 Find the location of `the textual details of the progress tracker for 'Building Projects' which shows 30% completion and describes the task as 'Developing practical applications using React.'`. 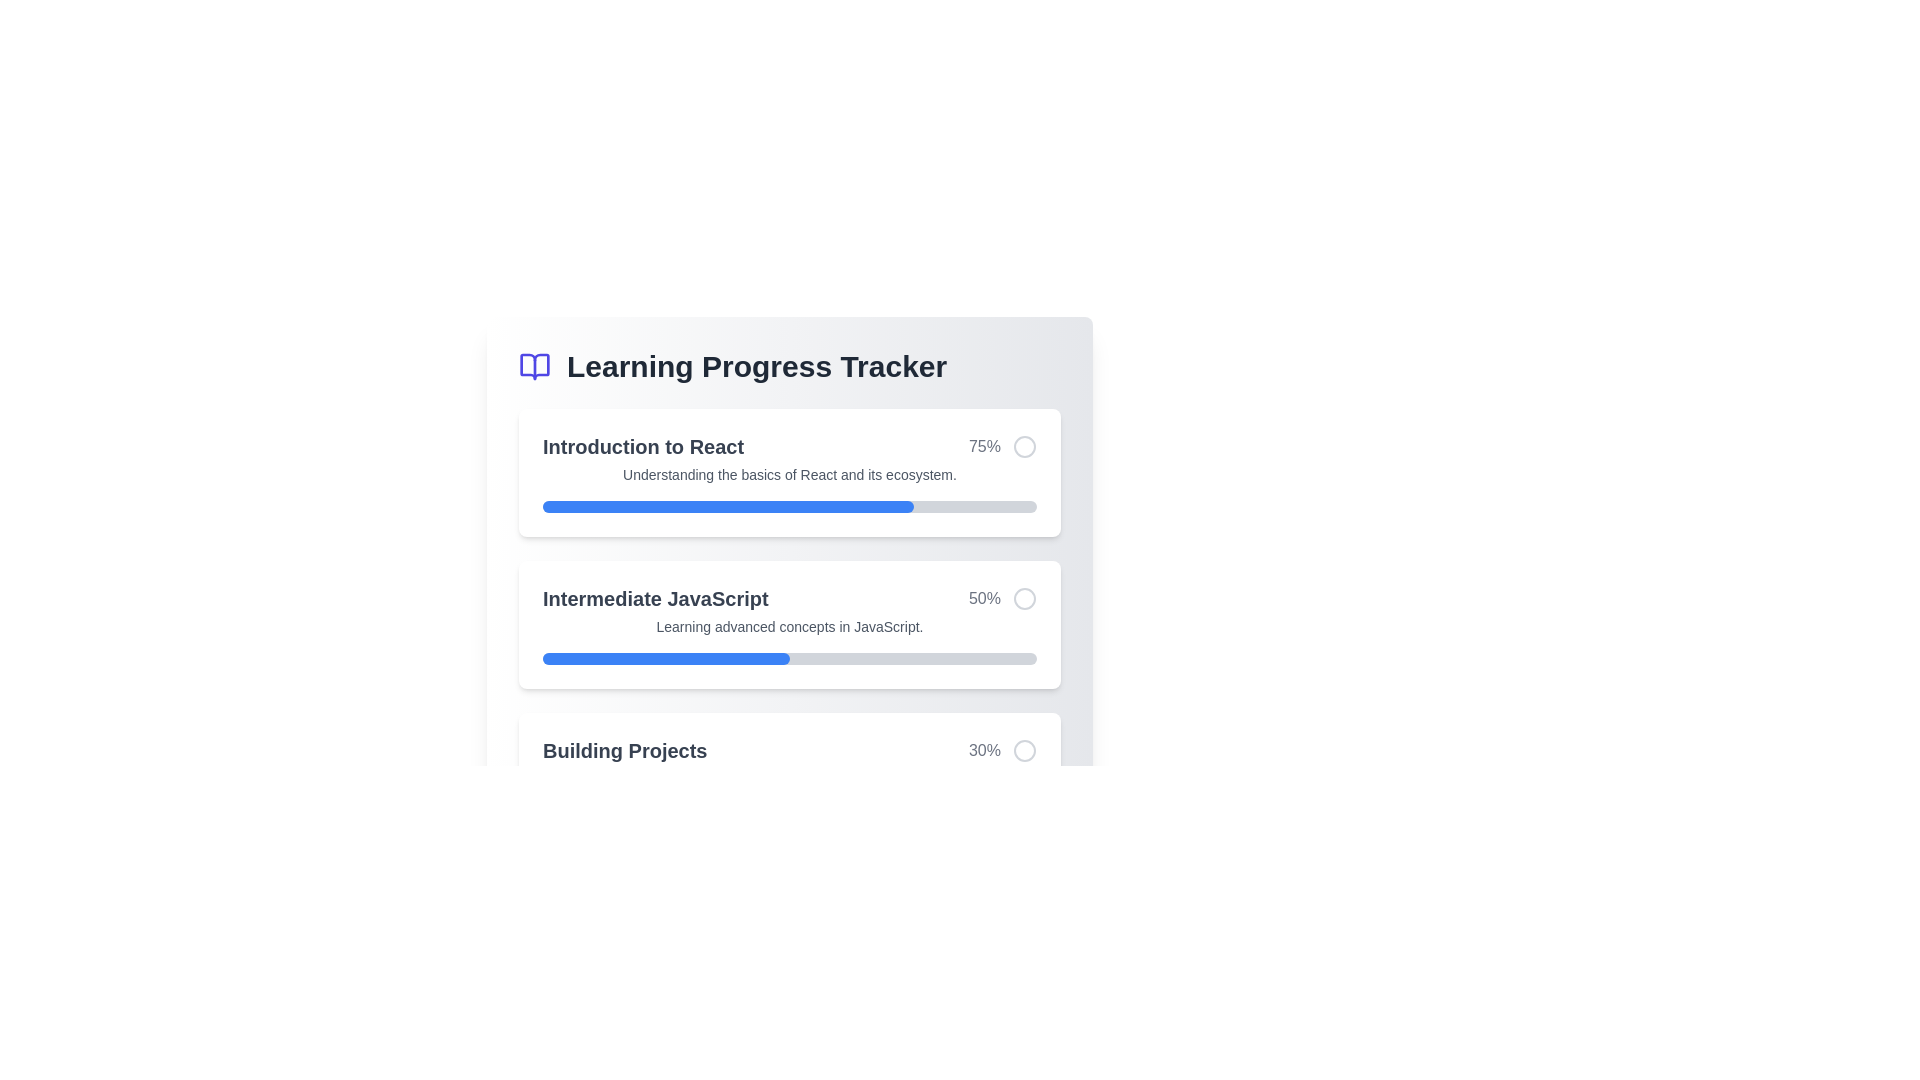

the textual details of the progress tracker for 'Building Projects' which shows 30% completion and describes the task as 'Developing practical applications using React.' is located at coordinates (789, 775).